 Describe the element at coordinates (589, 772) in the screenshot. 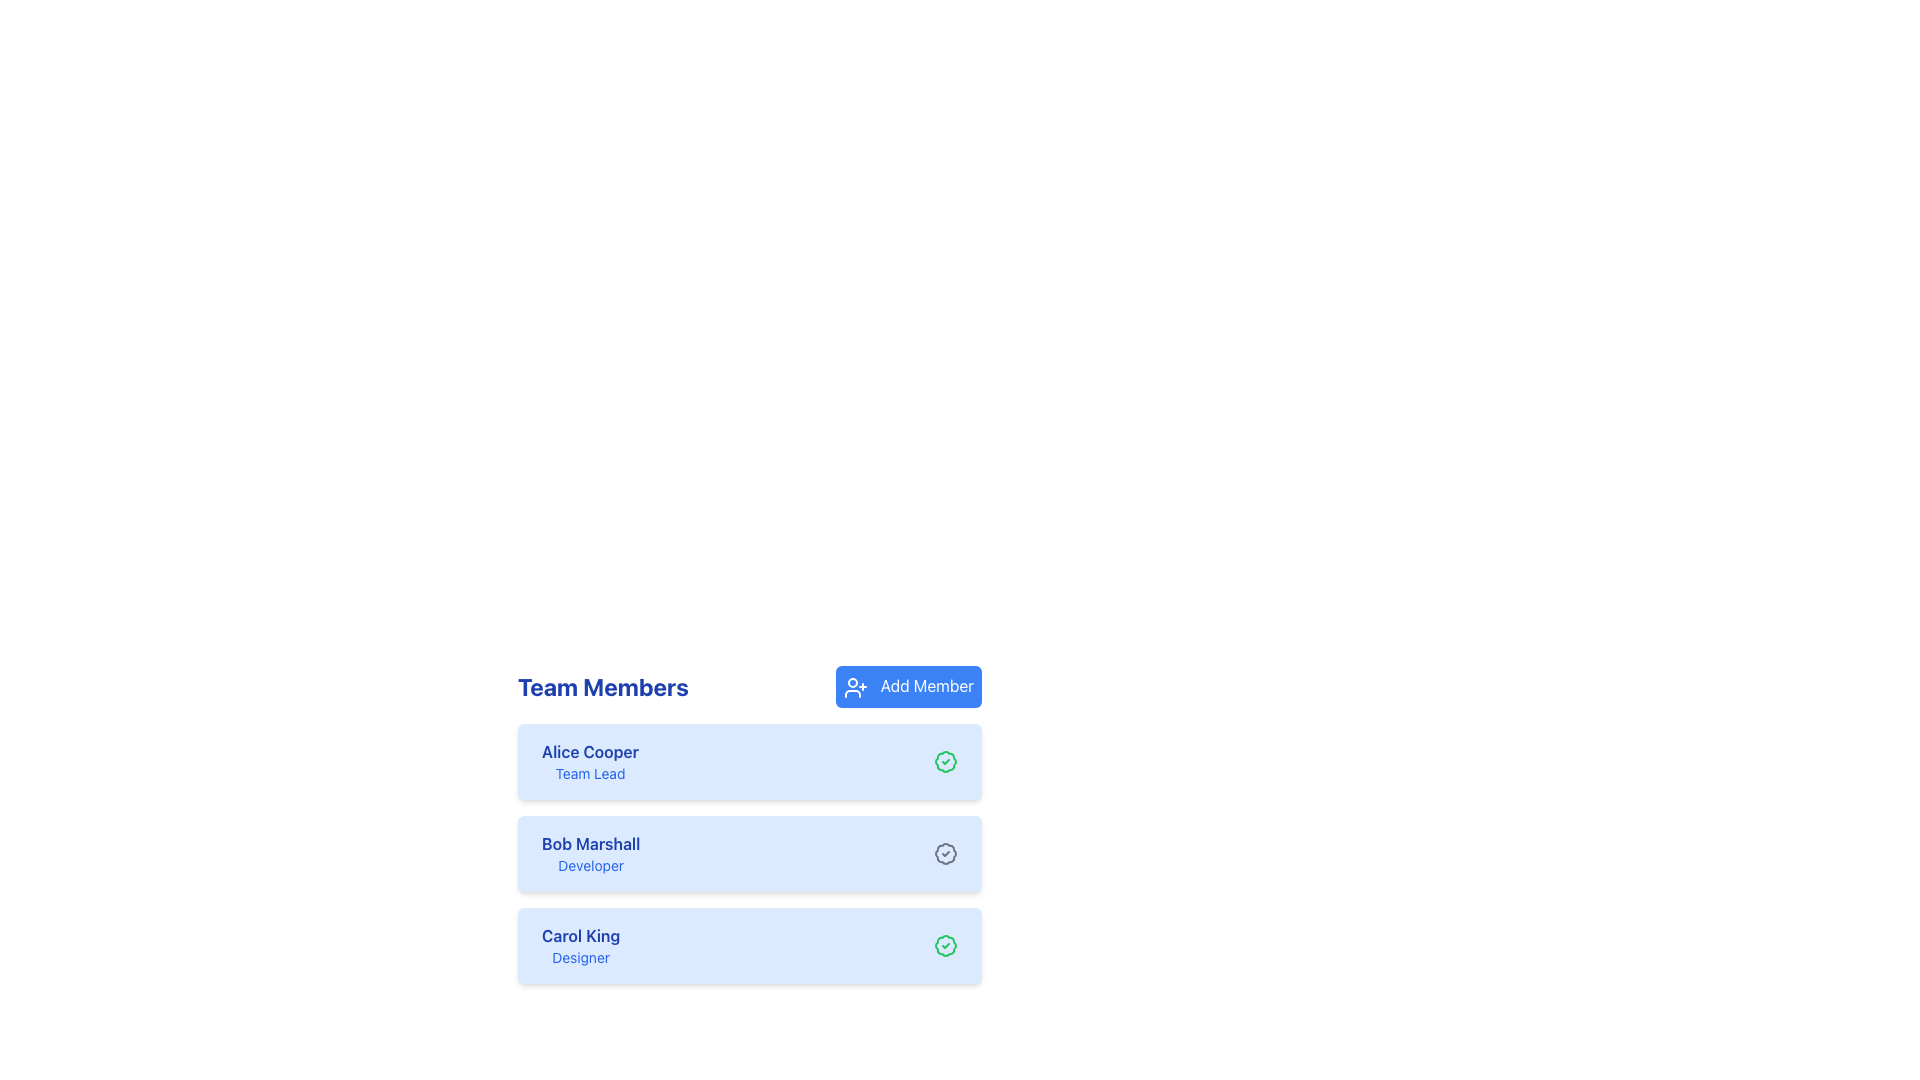

I see `text label displaying 'Team Lead', which is styled in small blue font against a lighter background, located below 'Alice Cooper'` at that location.